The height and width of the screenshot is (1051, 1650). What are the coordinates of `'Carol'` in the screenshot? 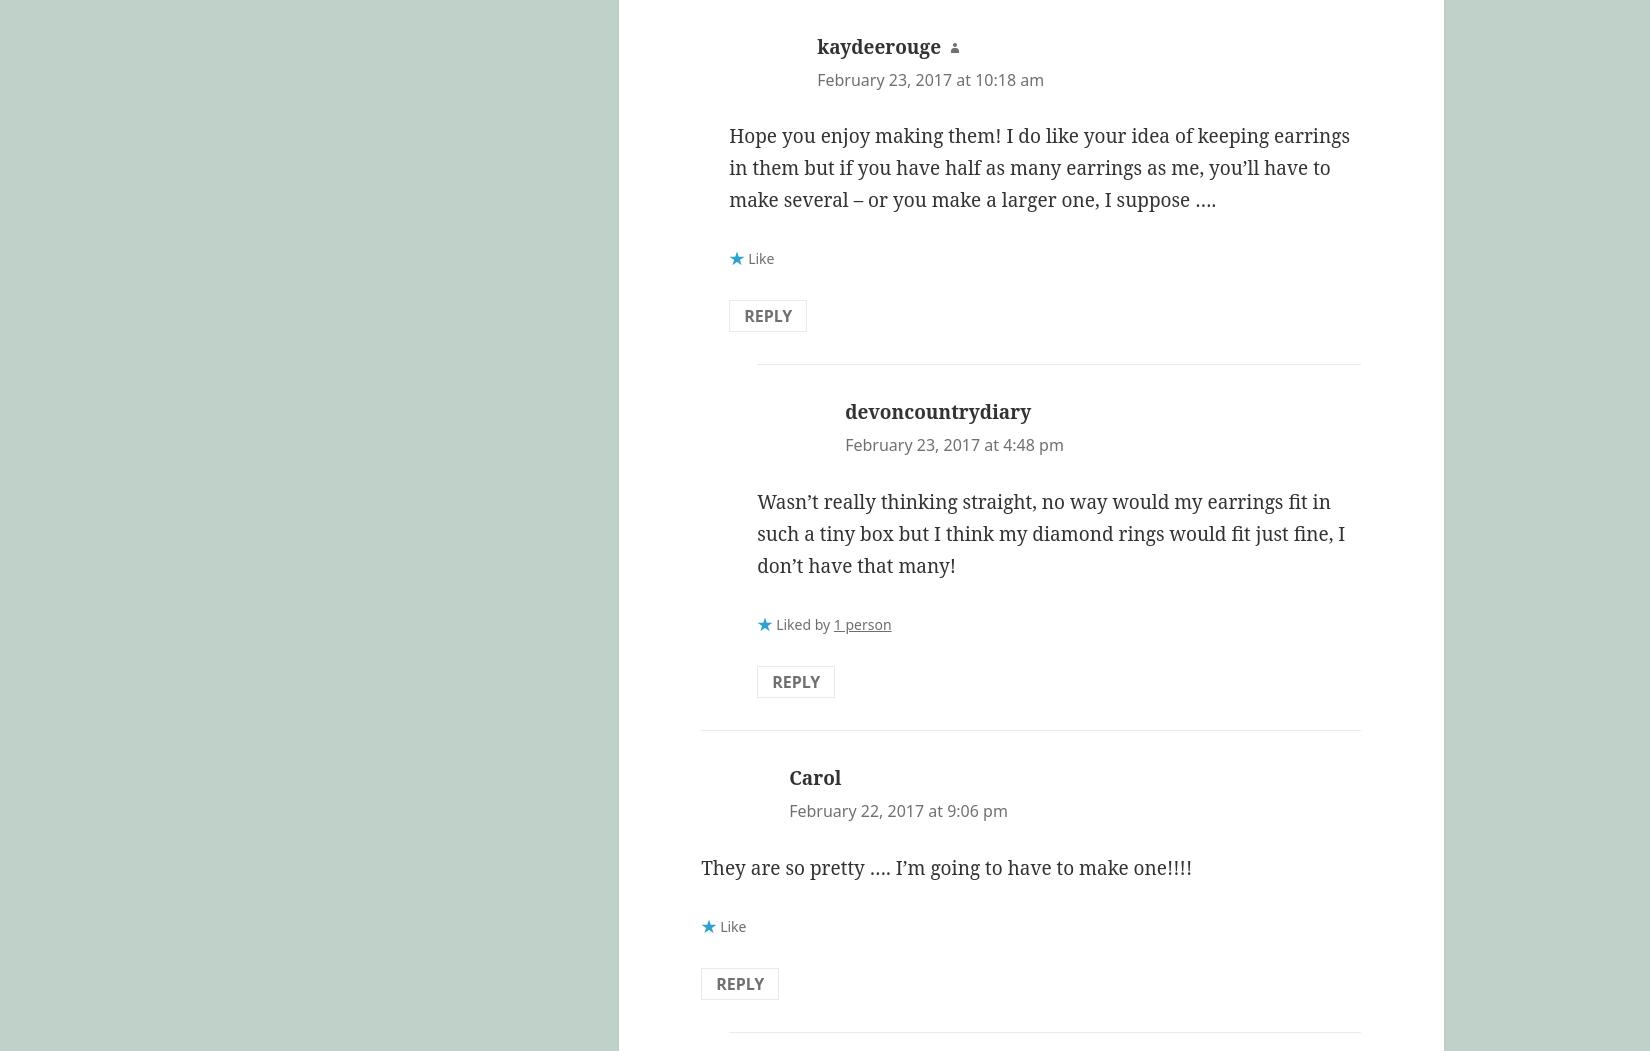 It's located at (813, 776).